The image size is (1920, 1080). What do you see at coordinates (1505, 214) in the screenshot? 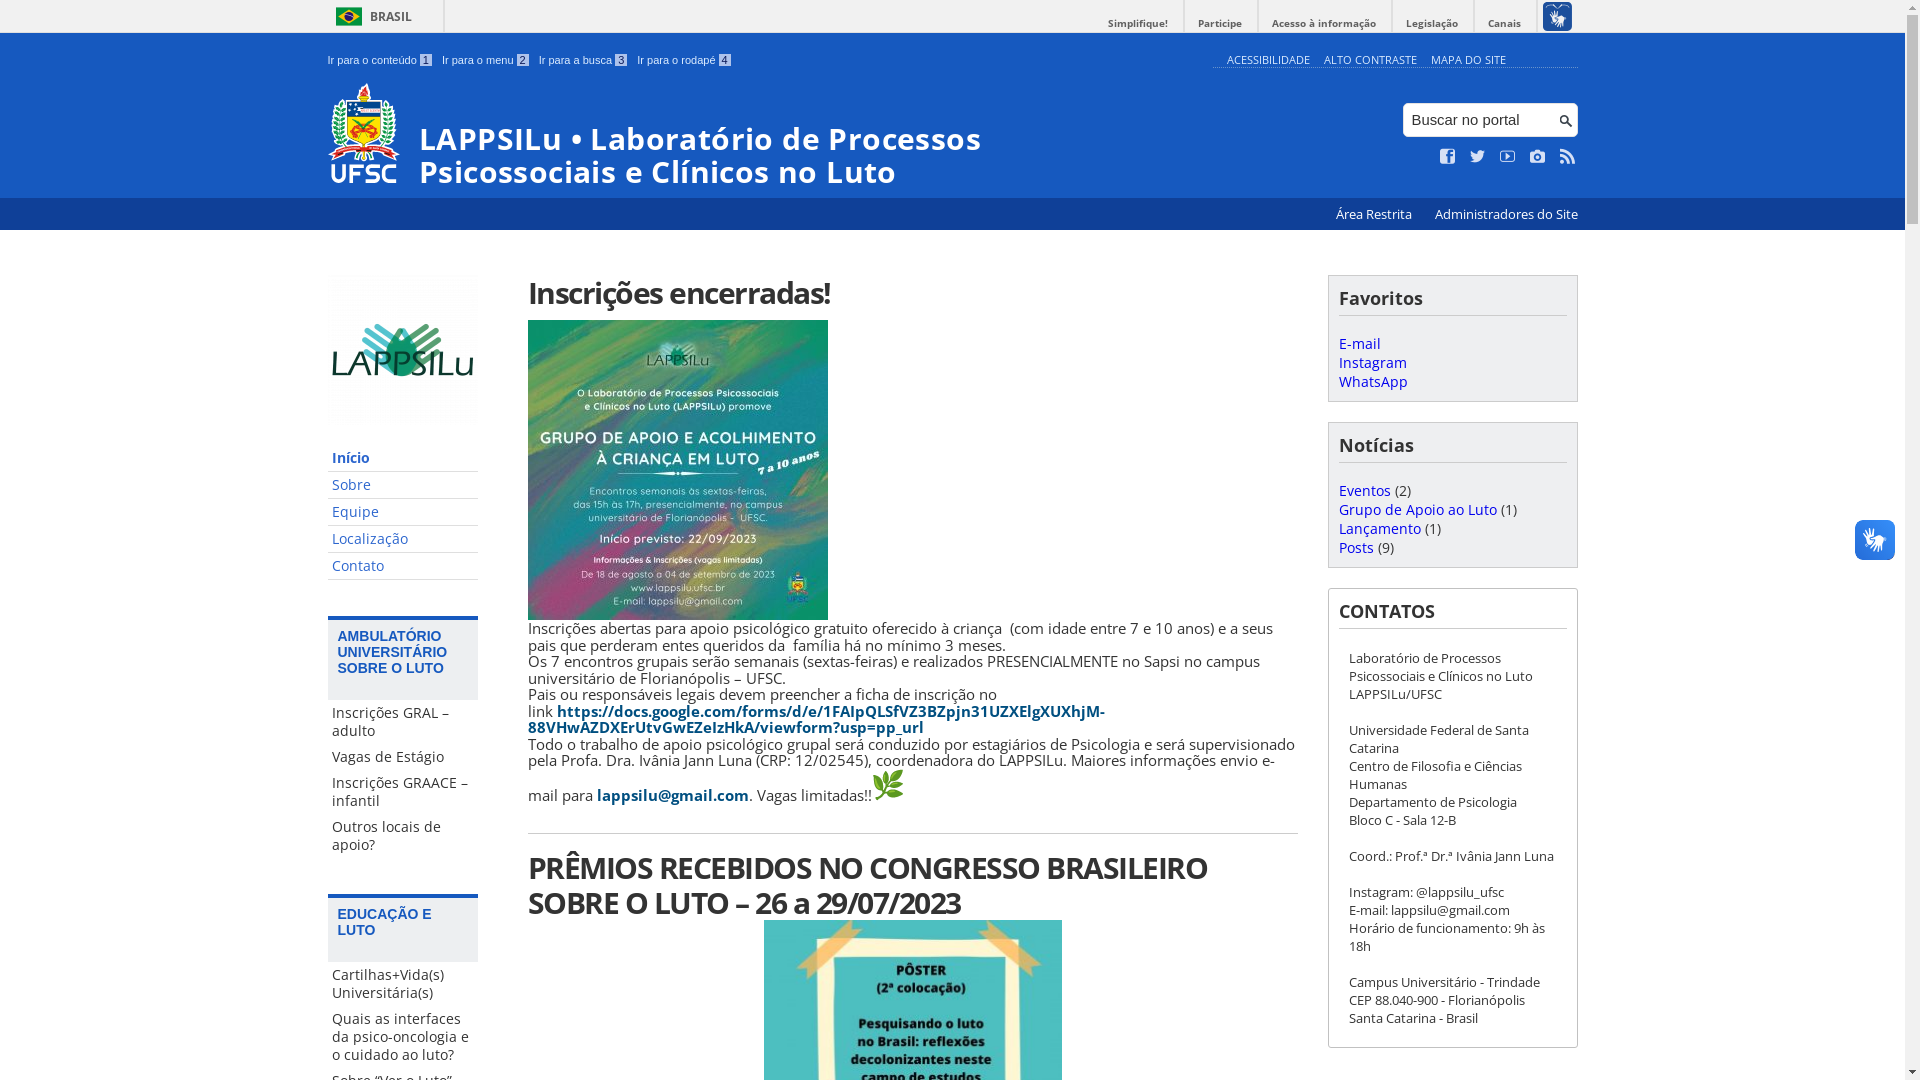
I see `'Administradores do Site'` at bounding box center [1505, 214].